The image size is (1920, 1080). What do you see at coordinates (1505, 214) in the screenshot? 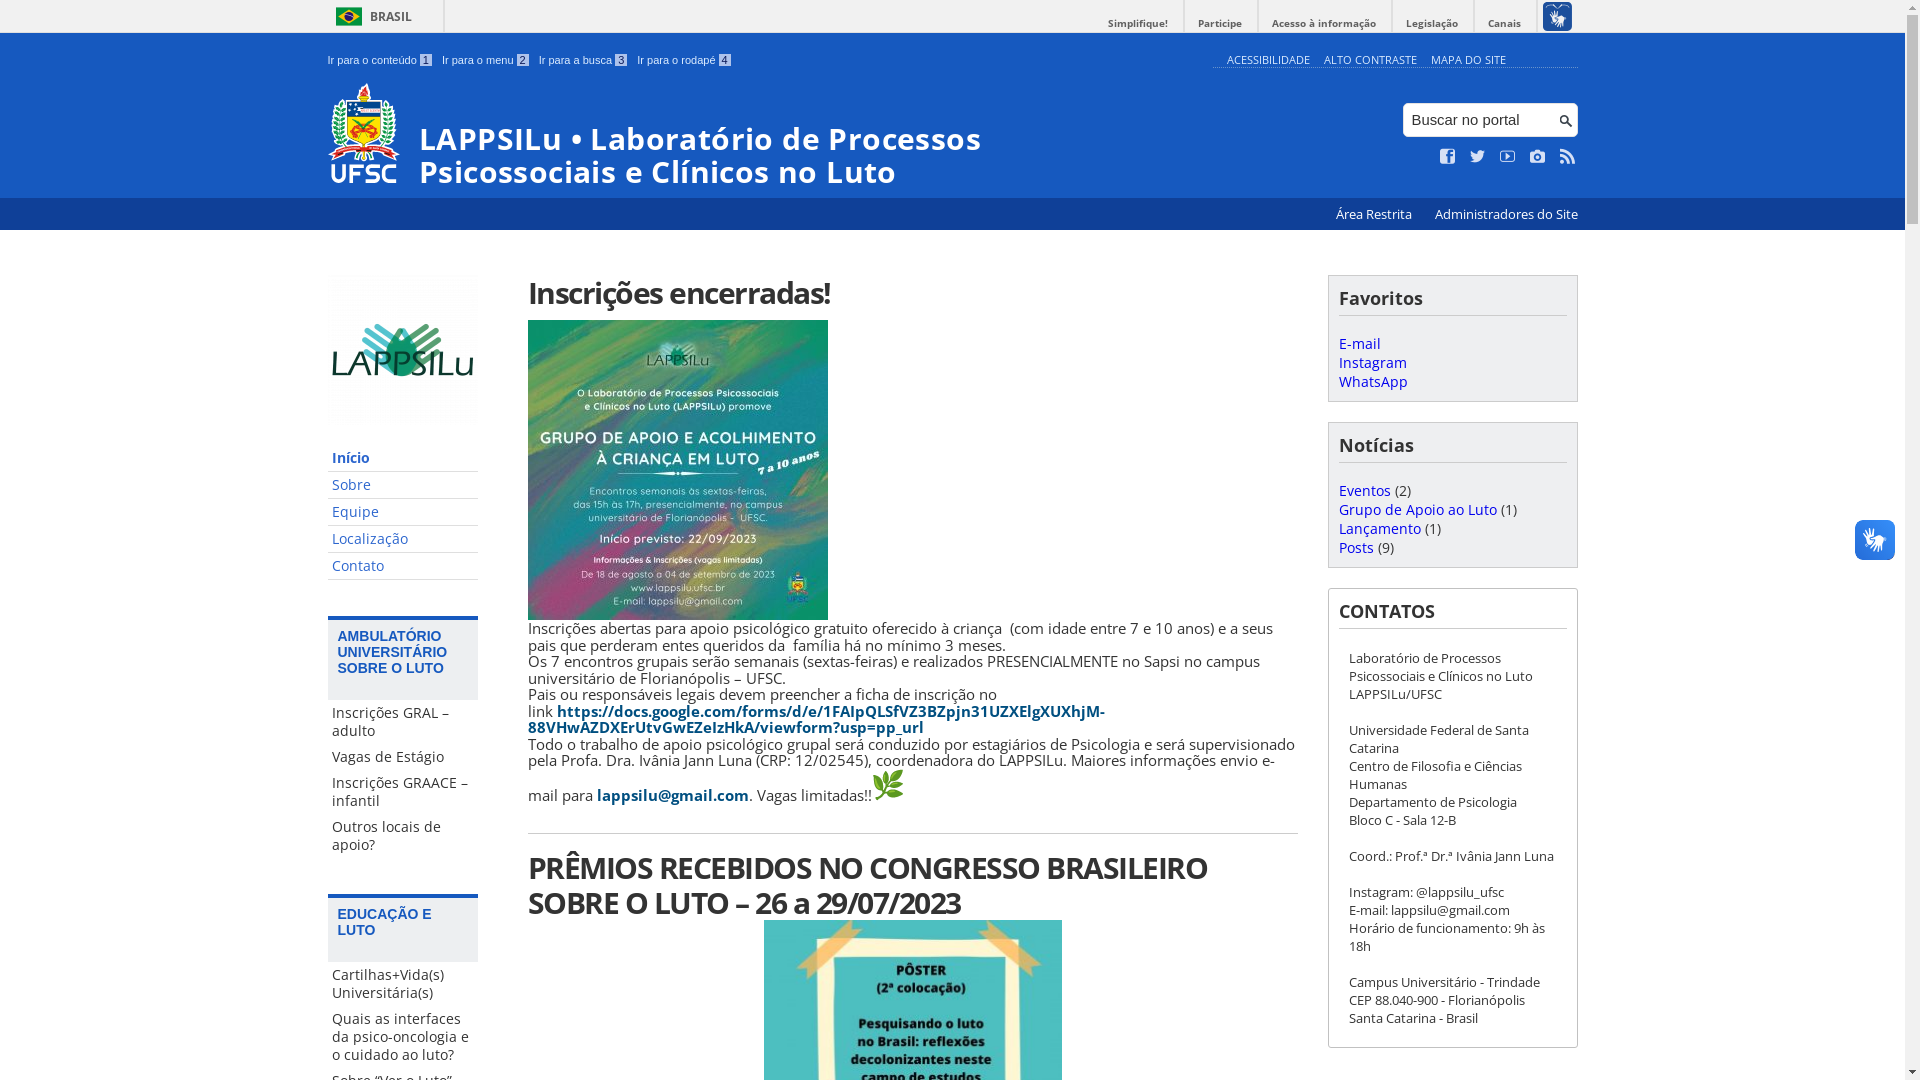
I see `'Administradores do Site'` at bounding box center [1505, 214].